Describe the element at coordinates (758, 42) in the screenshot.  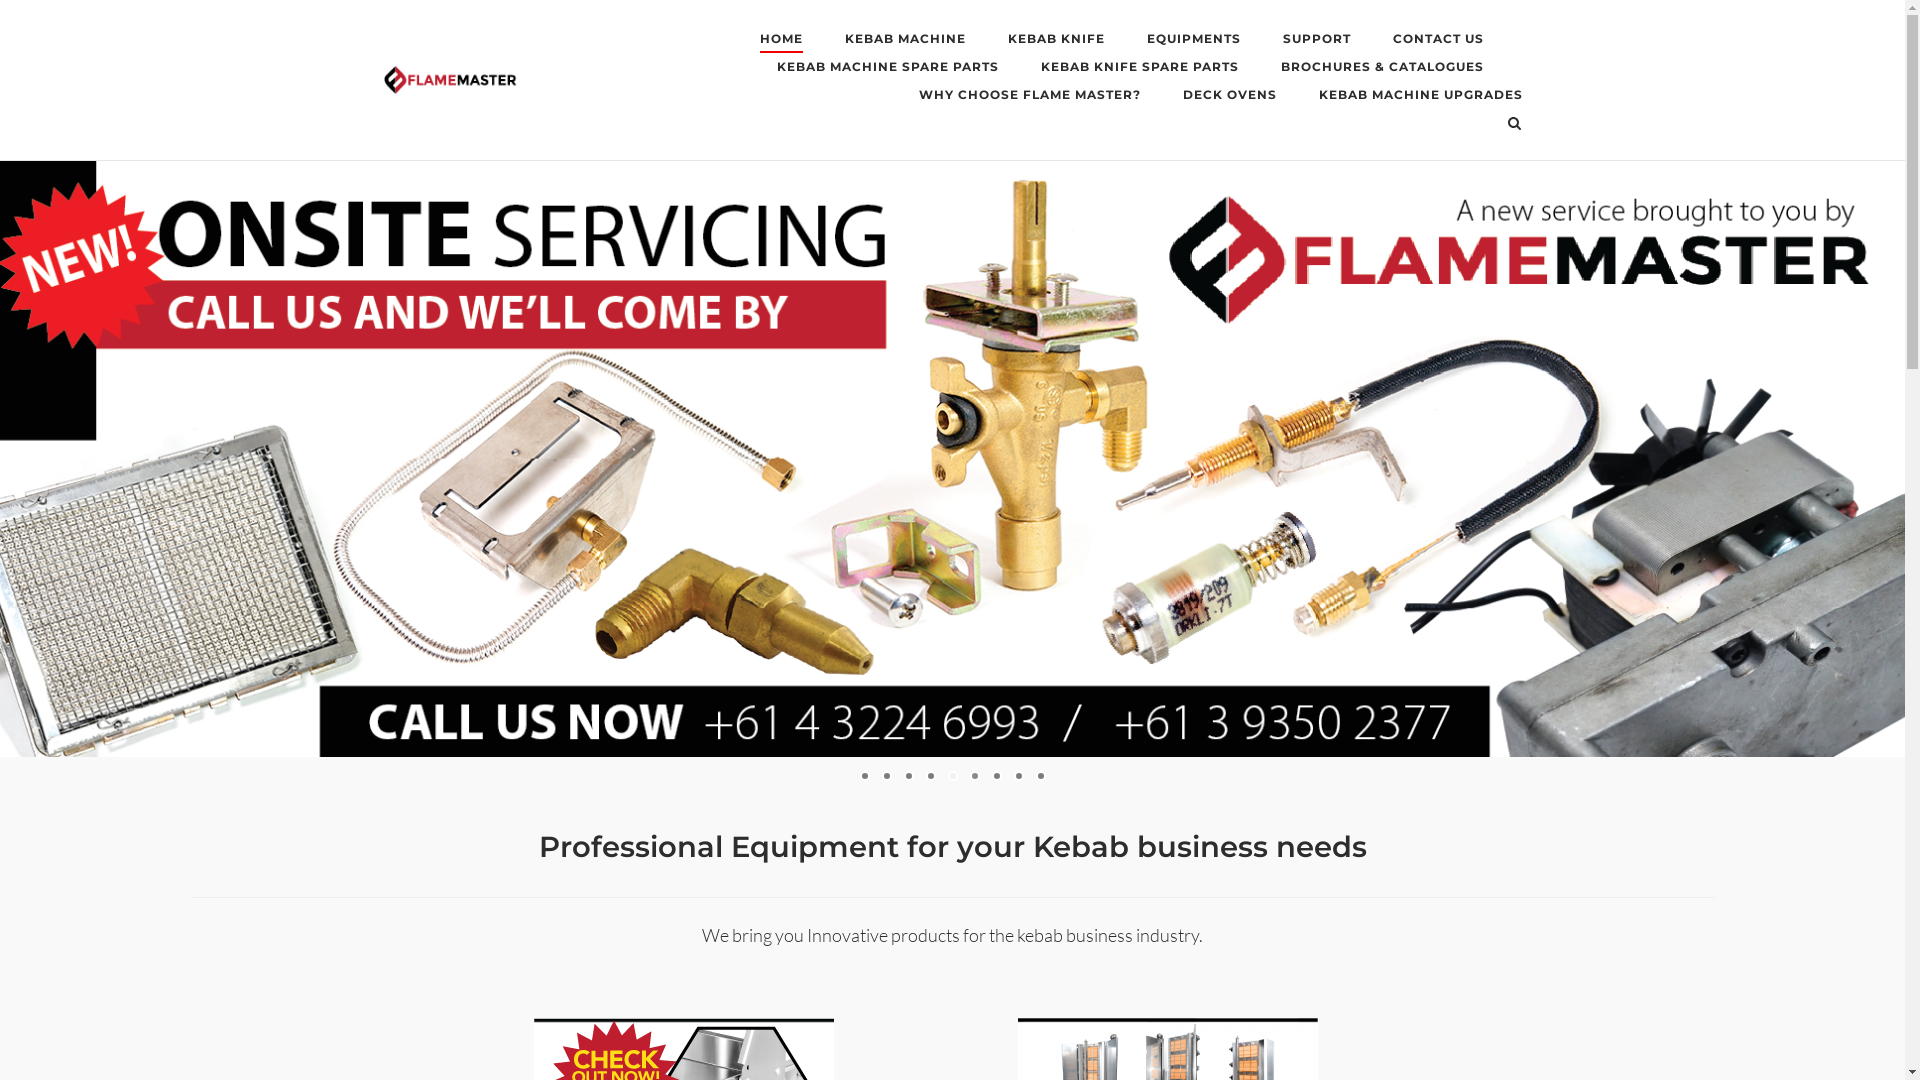
I see `'HOME'` at that location.